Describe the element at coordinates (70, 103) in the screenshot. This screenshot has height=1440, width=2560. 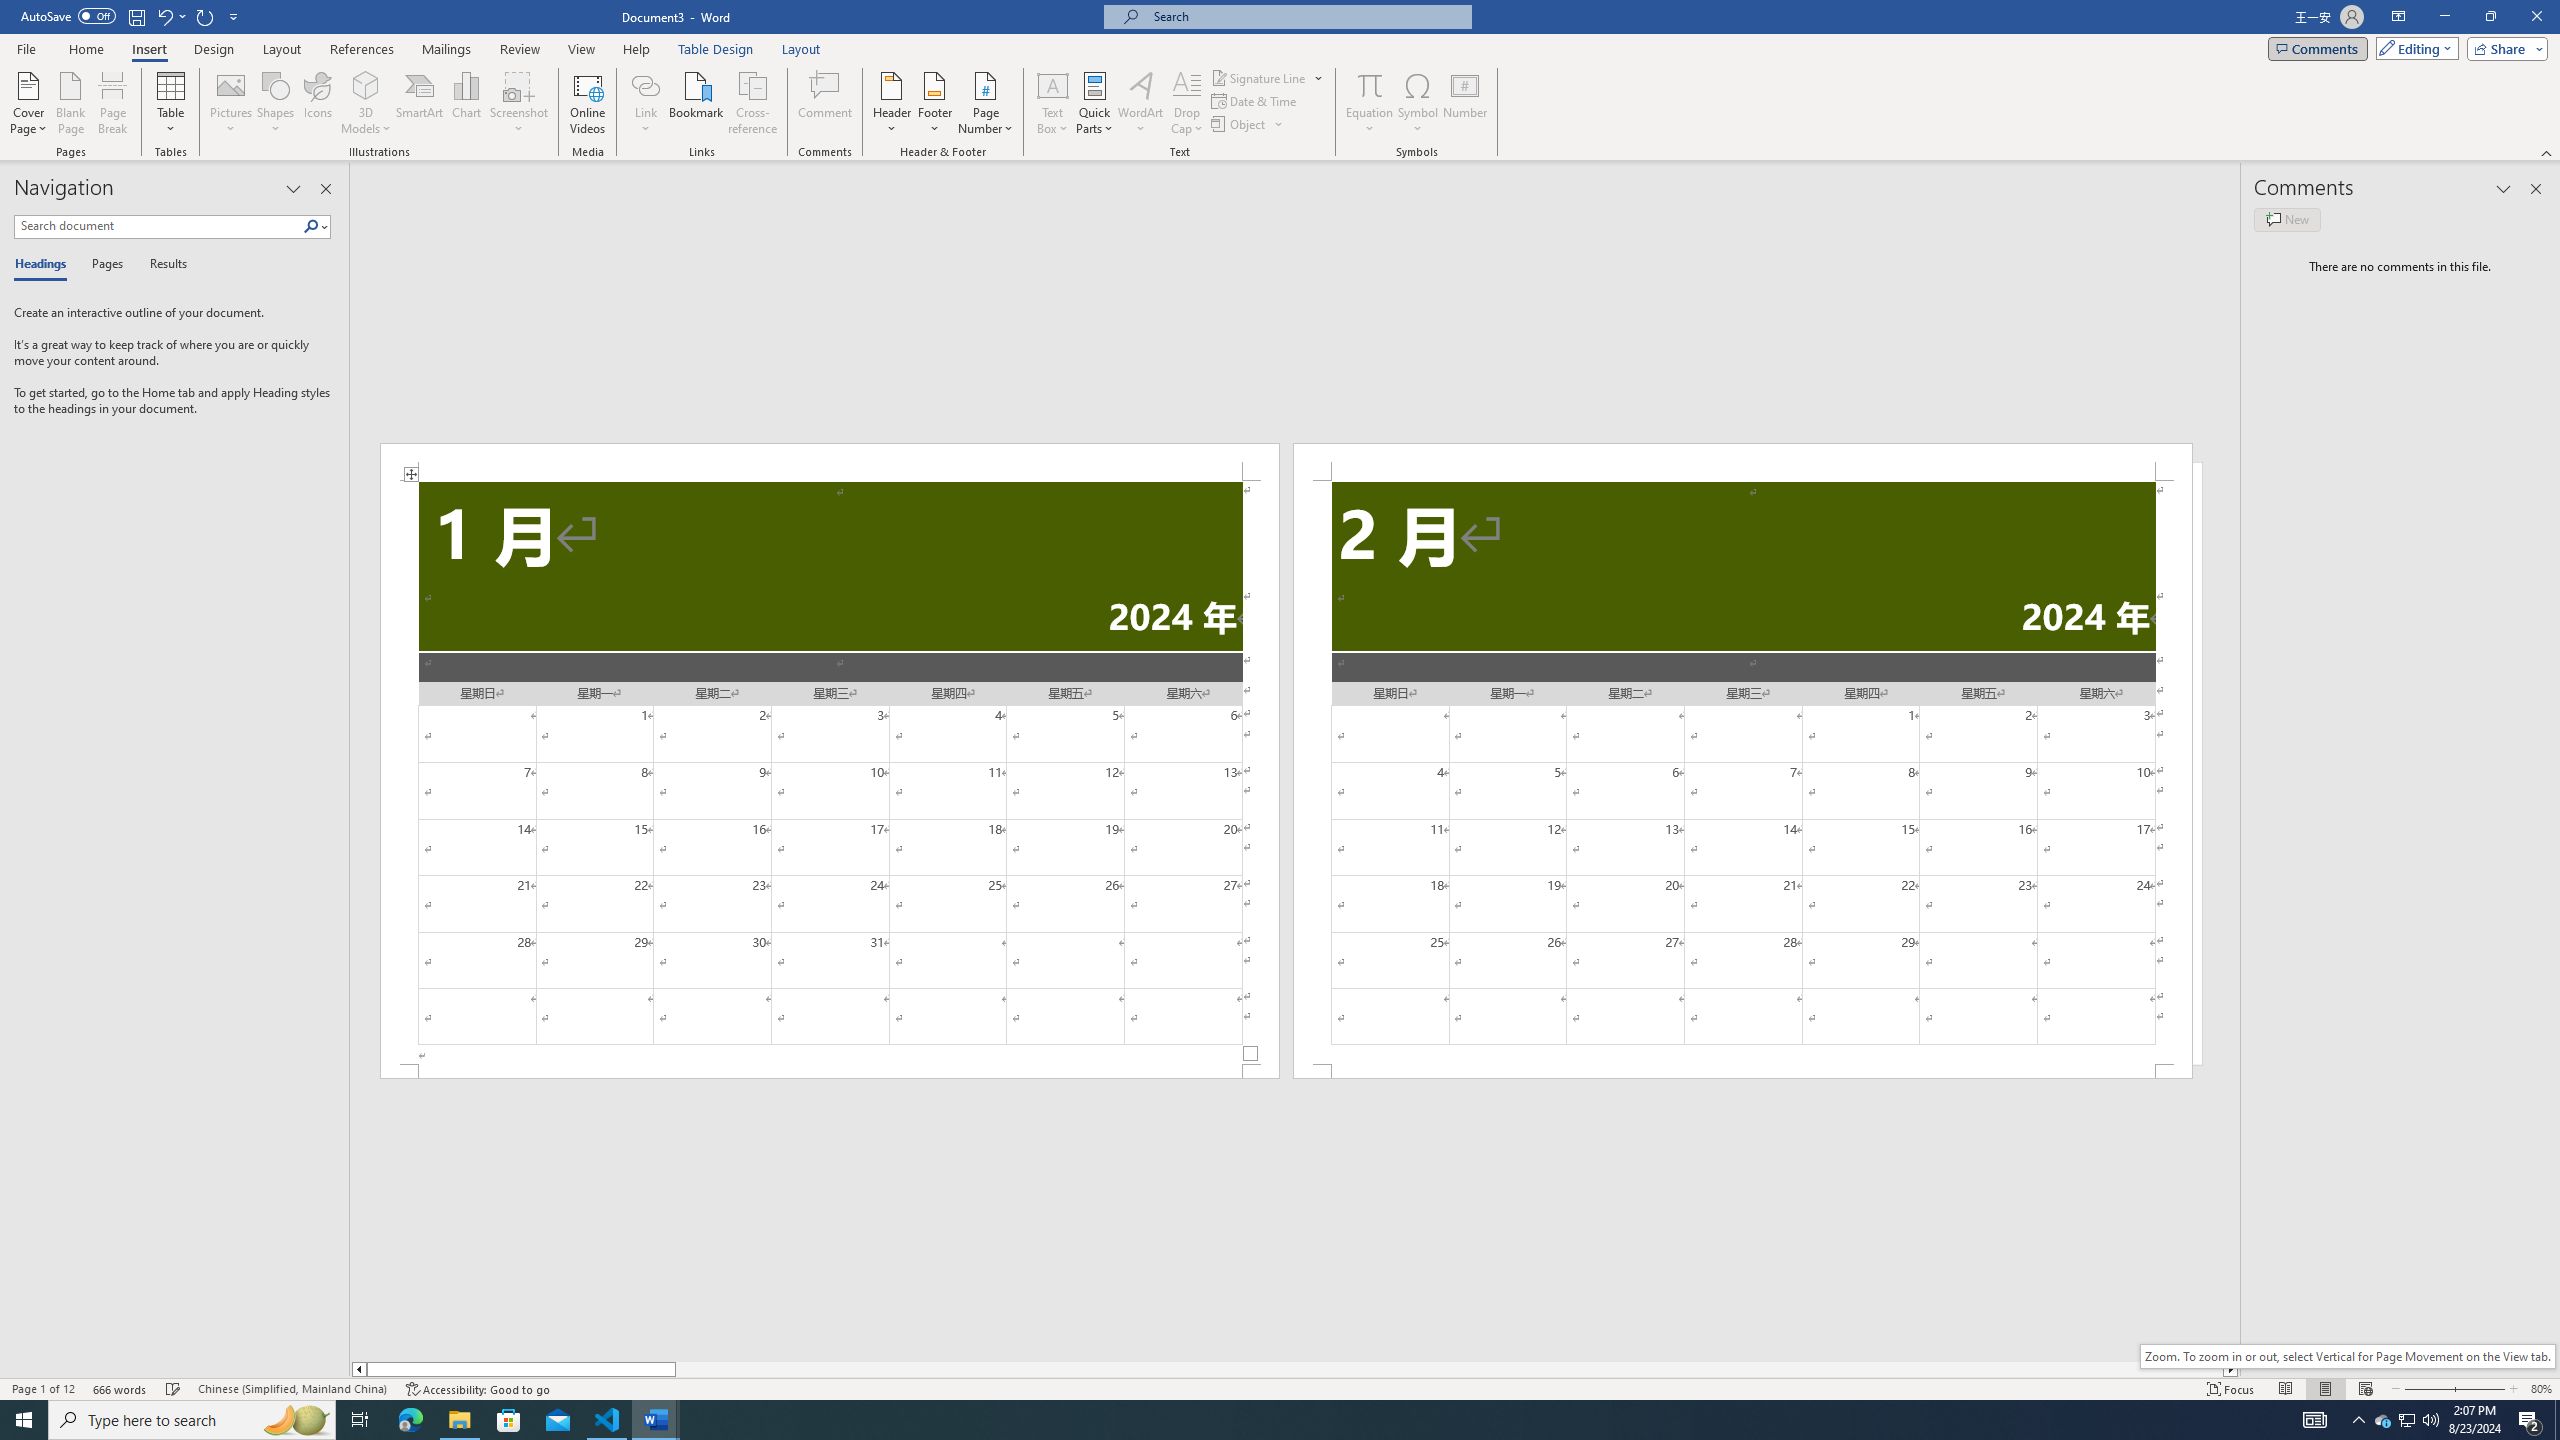
I see `'Blank Page'` at that location.